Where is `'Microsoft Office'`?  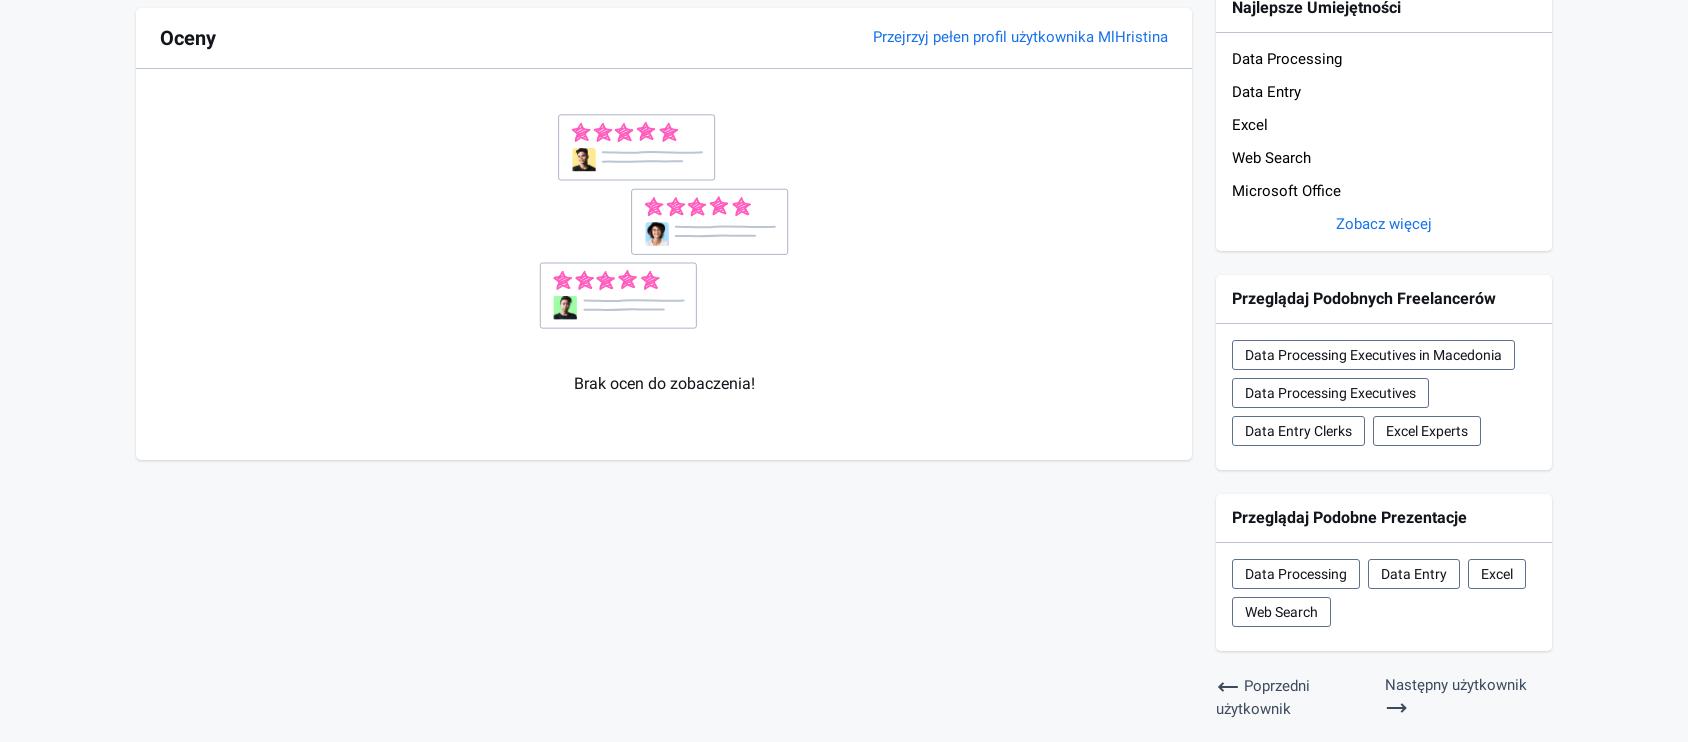 'Microsoft Office' is located at coordinates (1232, 190).